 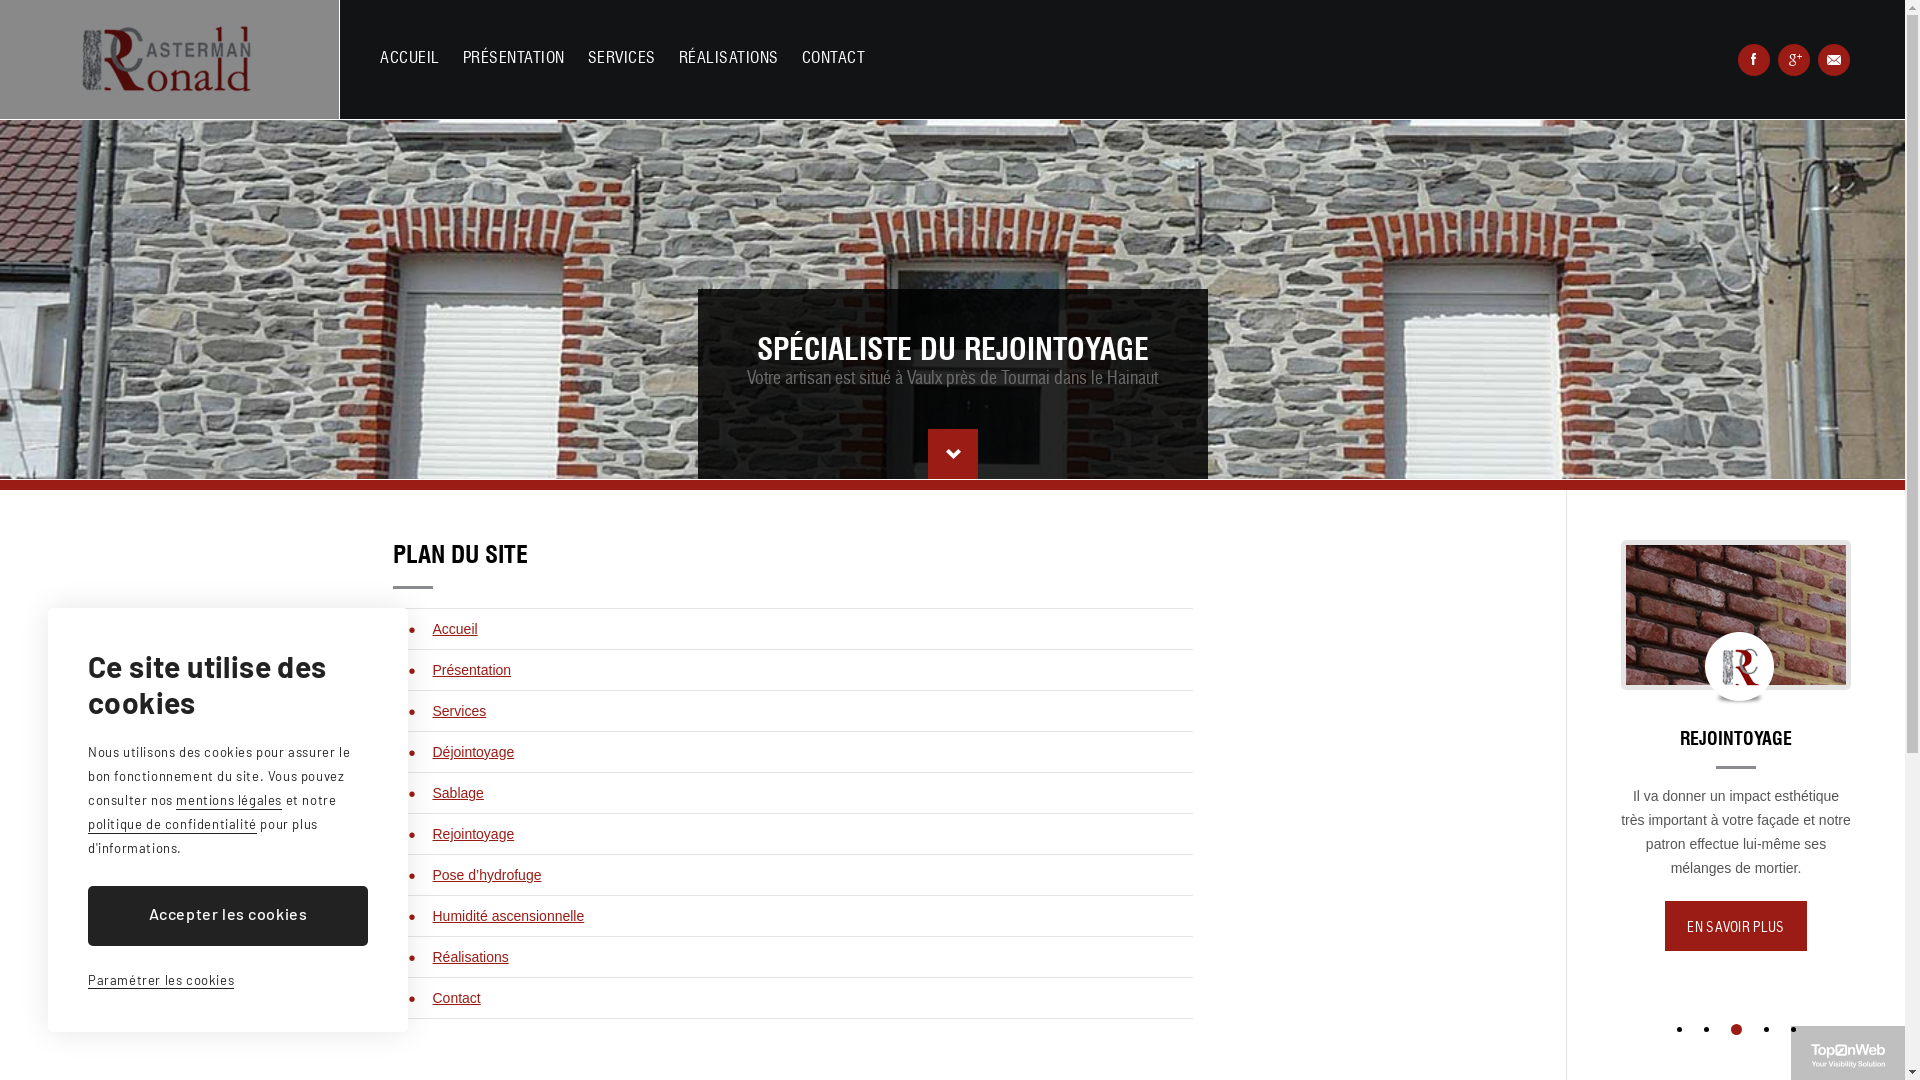 I want to click on 'Rejoignez-nous sur Google+ !', so click(x=1794, y=59).